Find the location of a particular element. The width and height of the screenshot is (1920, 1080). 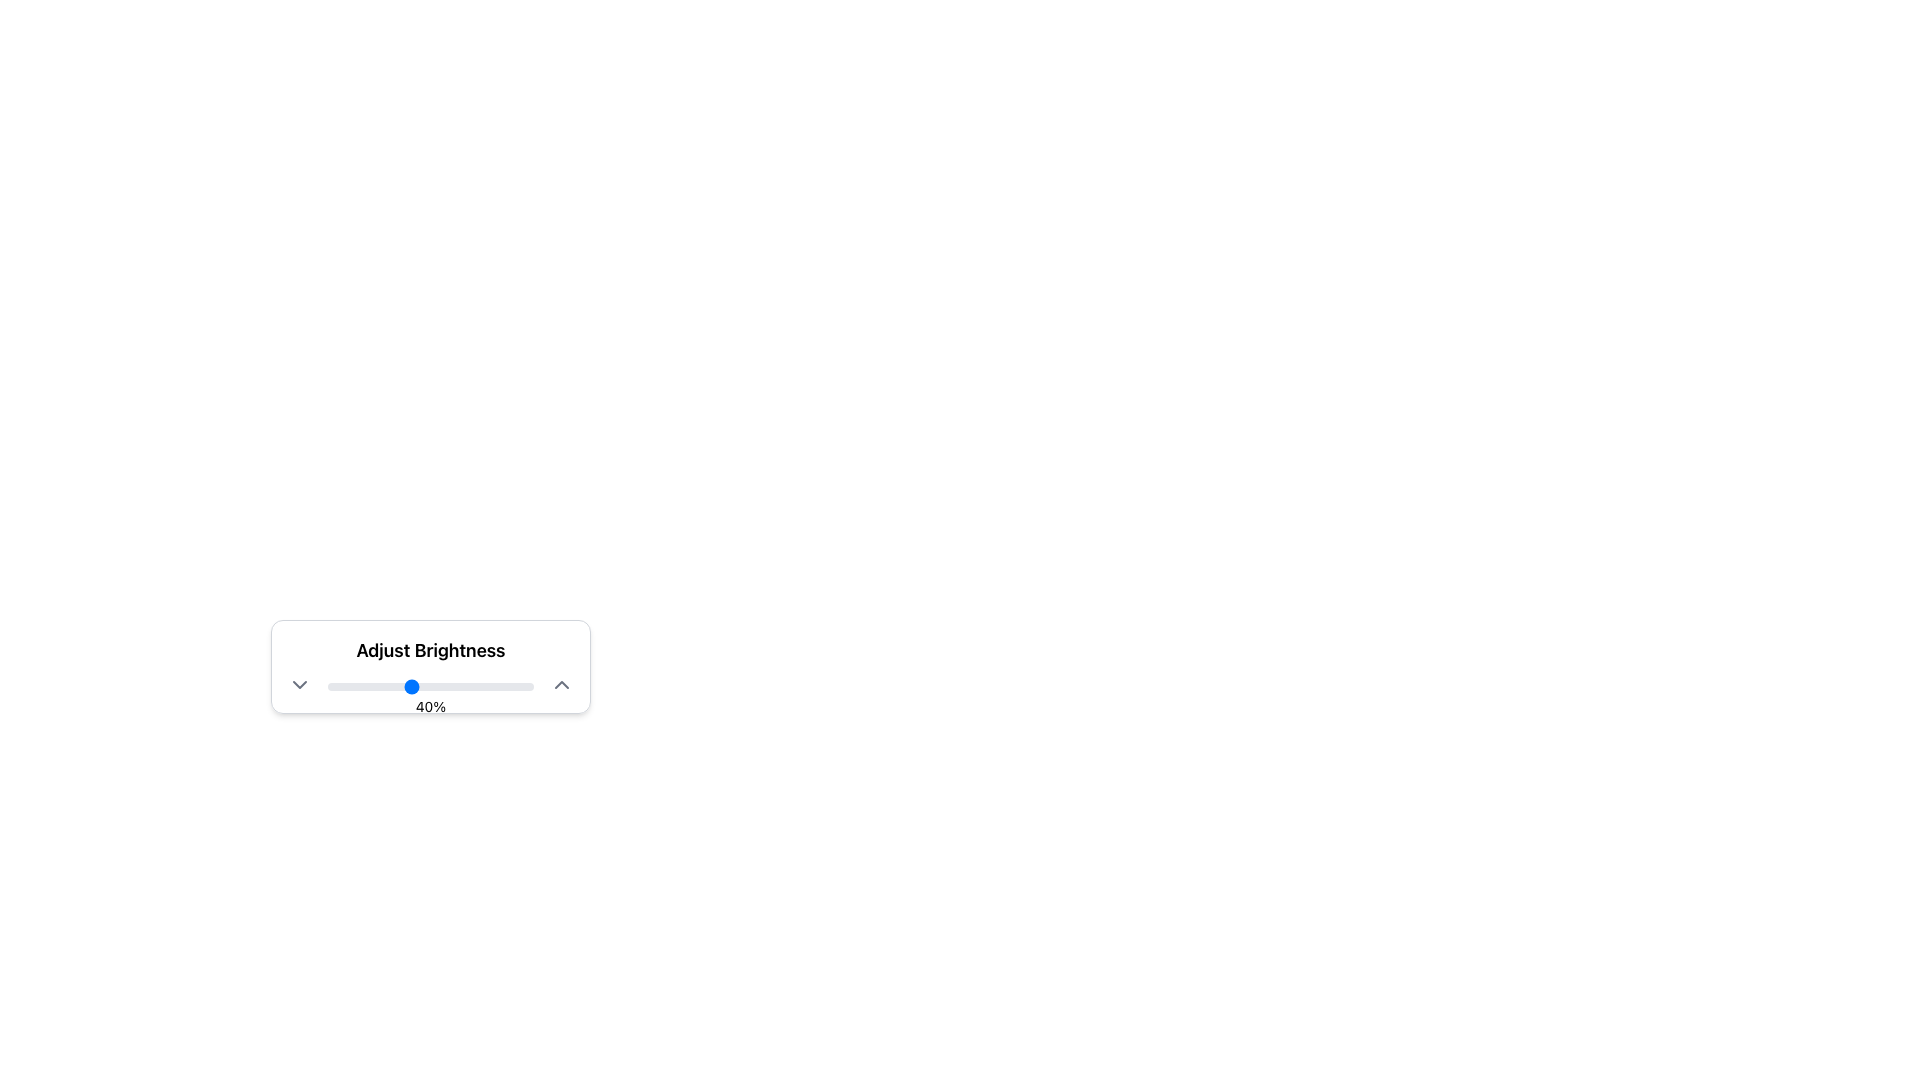

the chevron-down icon button located in the 'Adjust Brightness' interface is located at coordinates (298, 684).